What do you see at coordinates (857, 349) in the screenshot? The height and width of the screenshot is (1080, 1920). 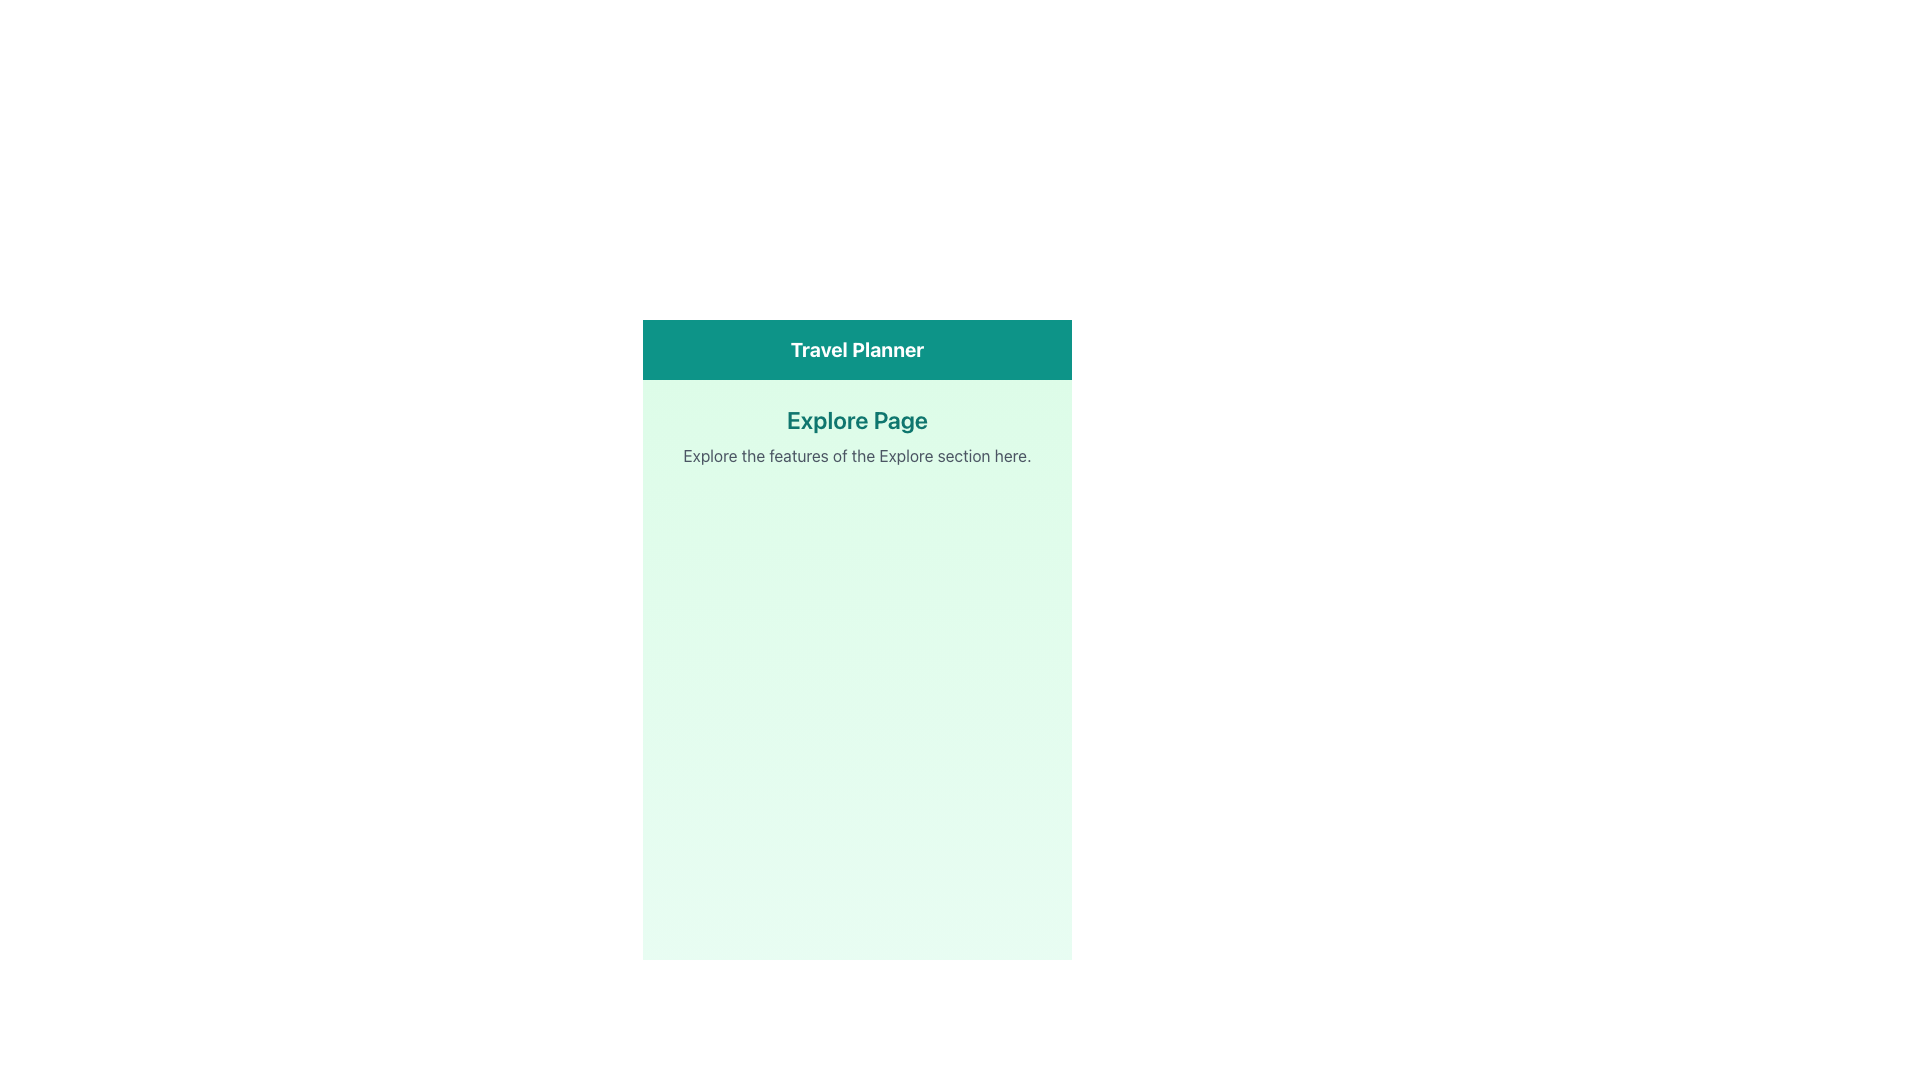 I see `the Static header text element displaying 'Travel Planner' with a solid teal background` at bounding box center [857, 349].